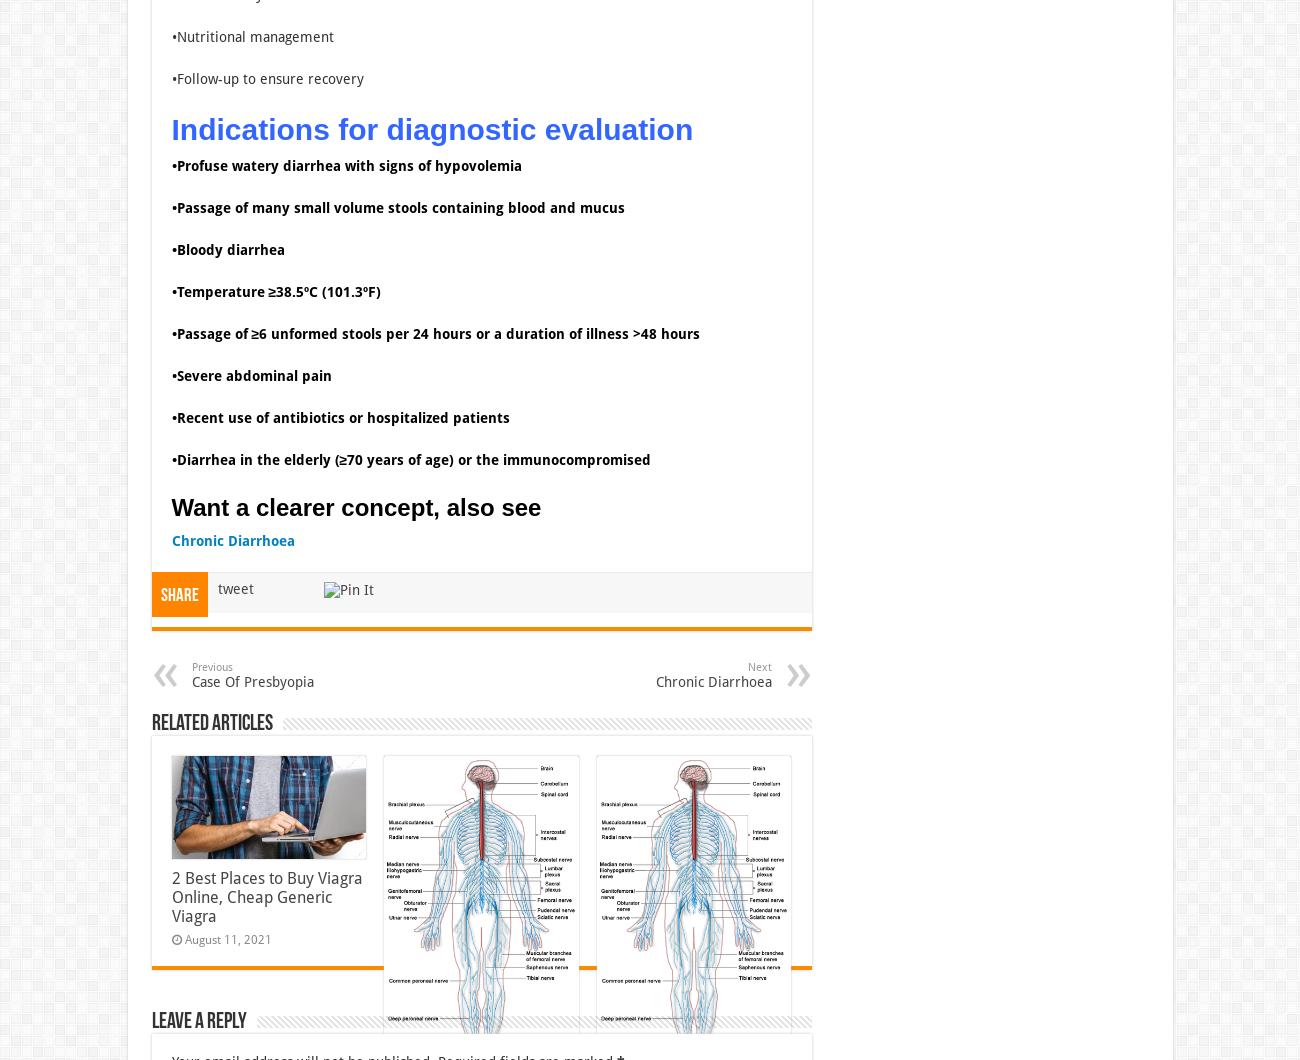  Describe the element at coordinates (170, 333) in the screenshot. I see `'•Passage of ≥6 unformed stools per 24 hours or a duration of illness >48 hours'` at that location.